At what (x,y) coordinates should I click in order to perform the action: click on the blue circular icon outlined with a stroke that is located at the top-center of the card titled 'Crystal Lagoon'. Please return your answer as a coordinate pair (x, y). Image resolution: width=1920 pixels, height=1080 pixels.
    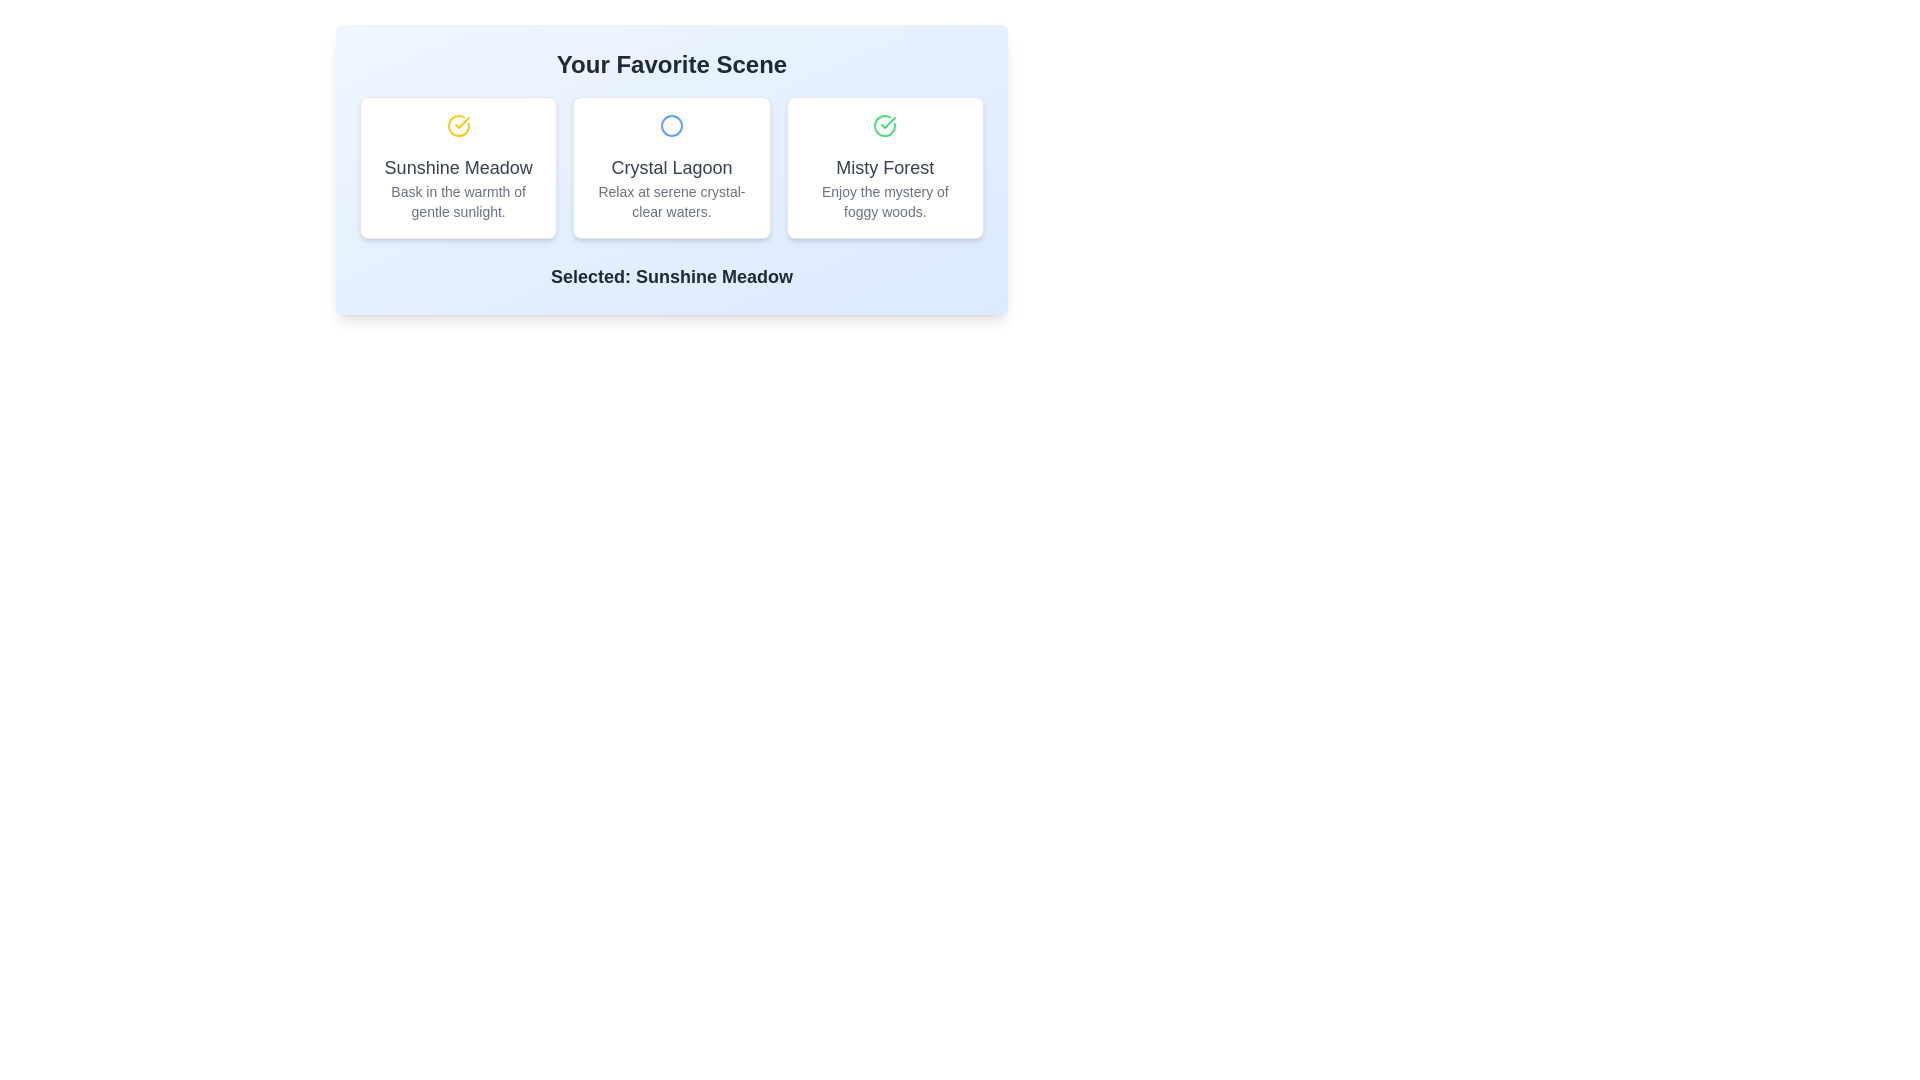
    Looking at the image, I should click on (672, 126).